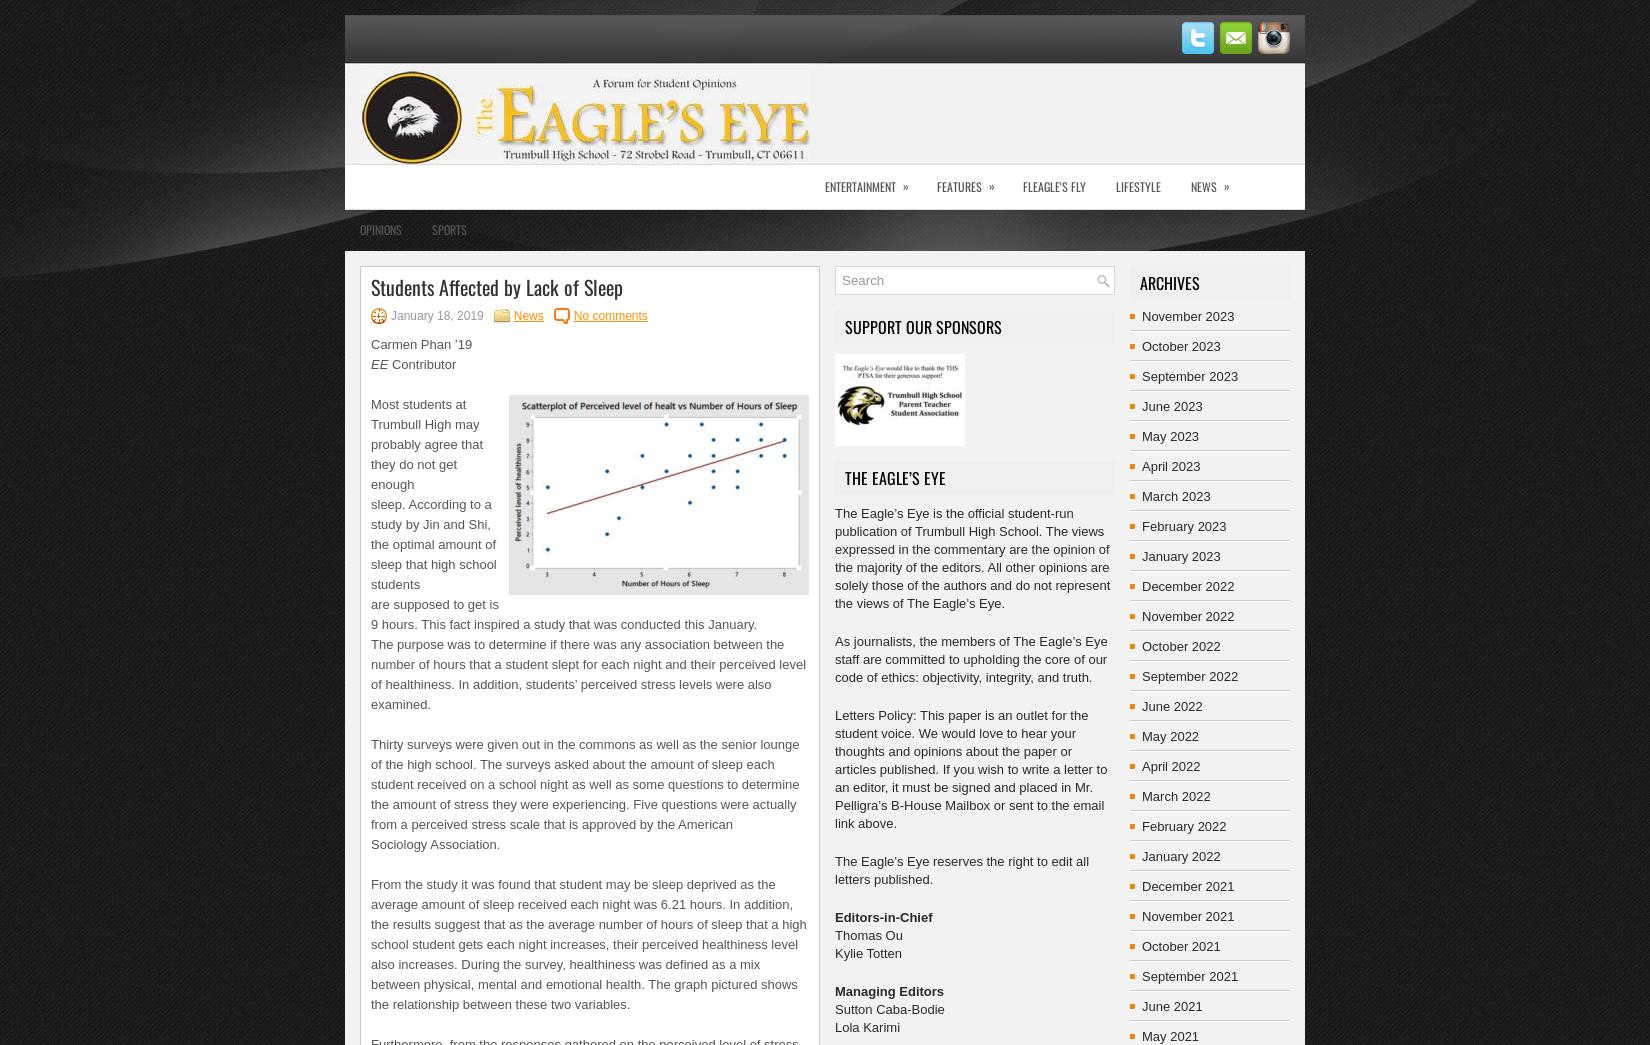 This screenshot has width=1650, height=1045. What do you see at coordinates (889, 1009) in the screenshot?
I see `'Sutton Caba-Bodie'` at bounding box center [889, 1009].